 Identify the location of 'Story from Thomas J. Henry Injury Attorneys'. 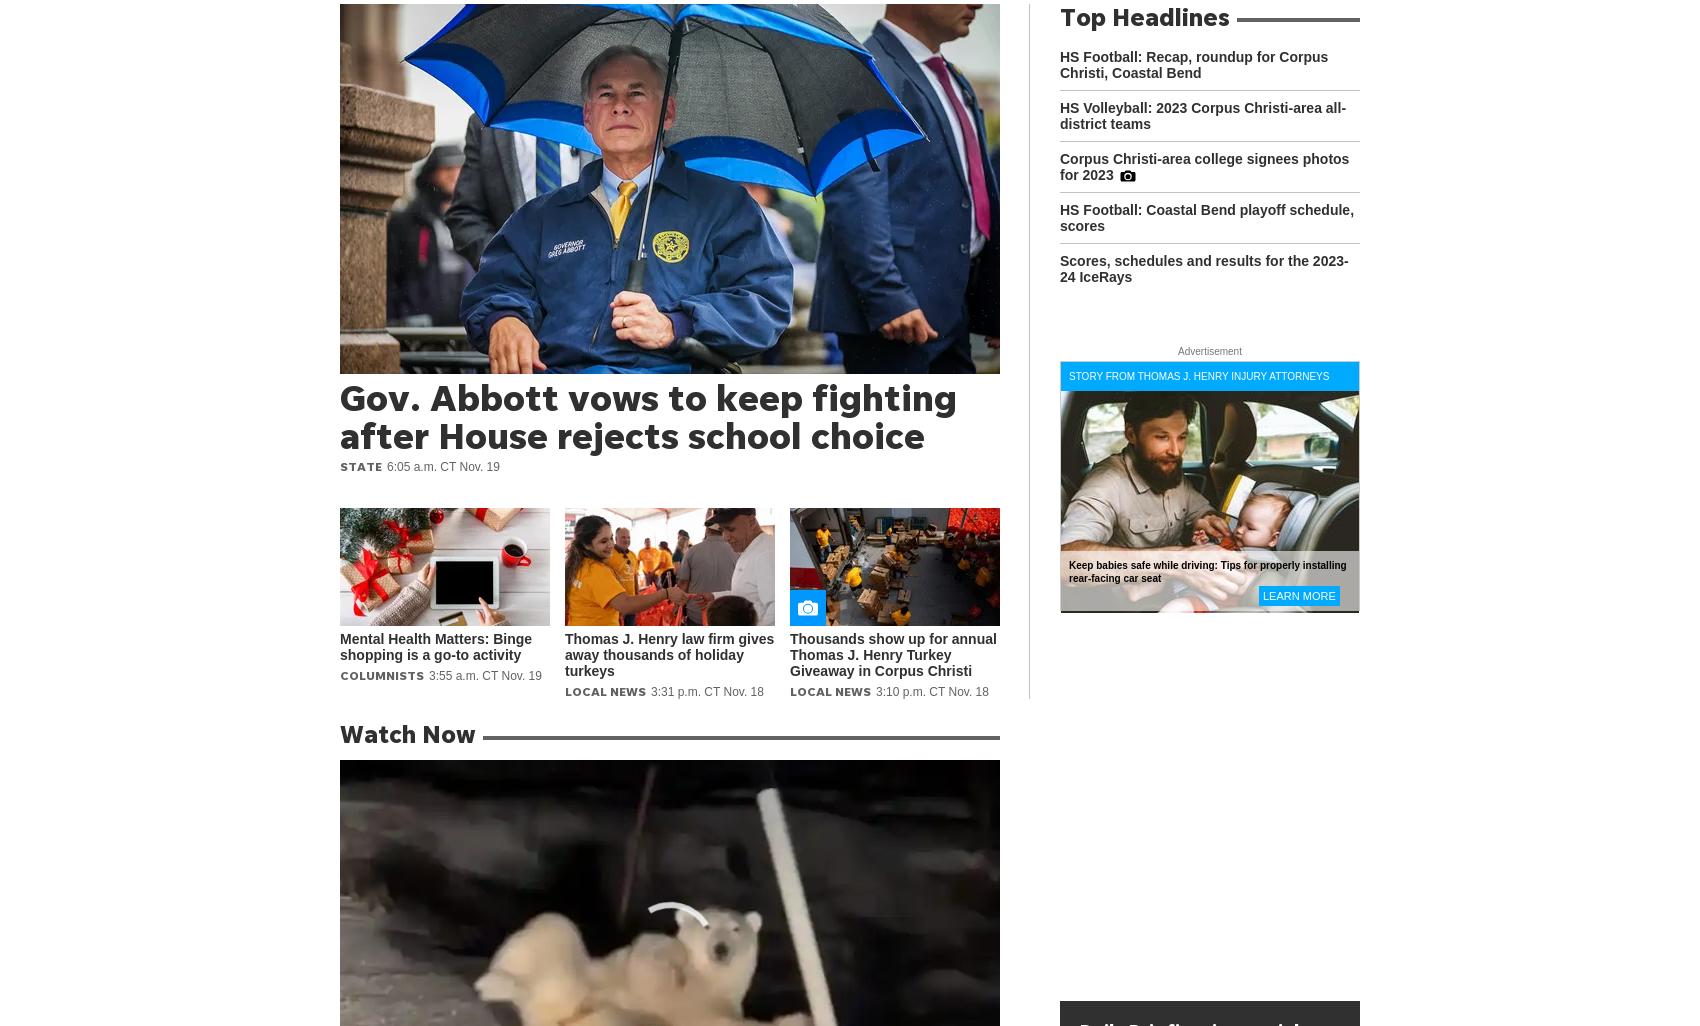
(1198, 375).